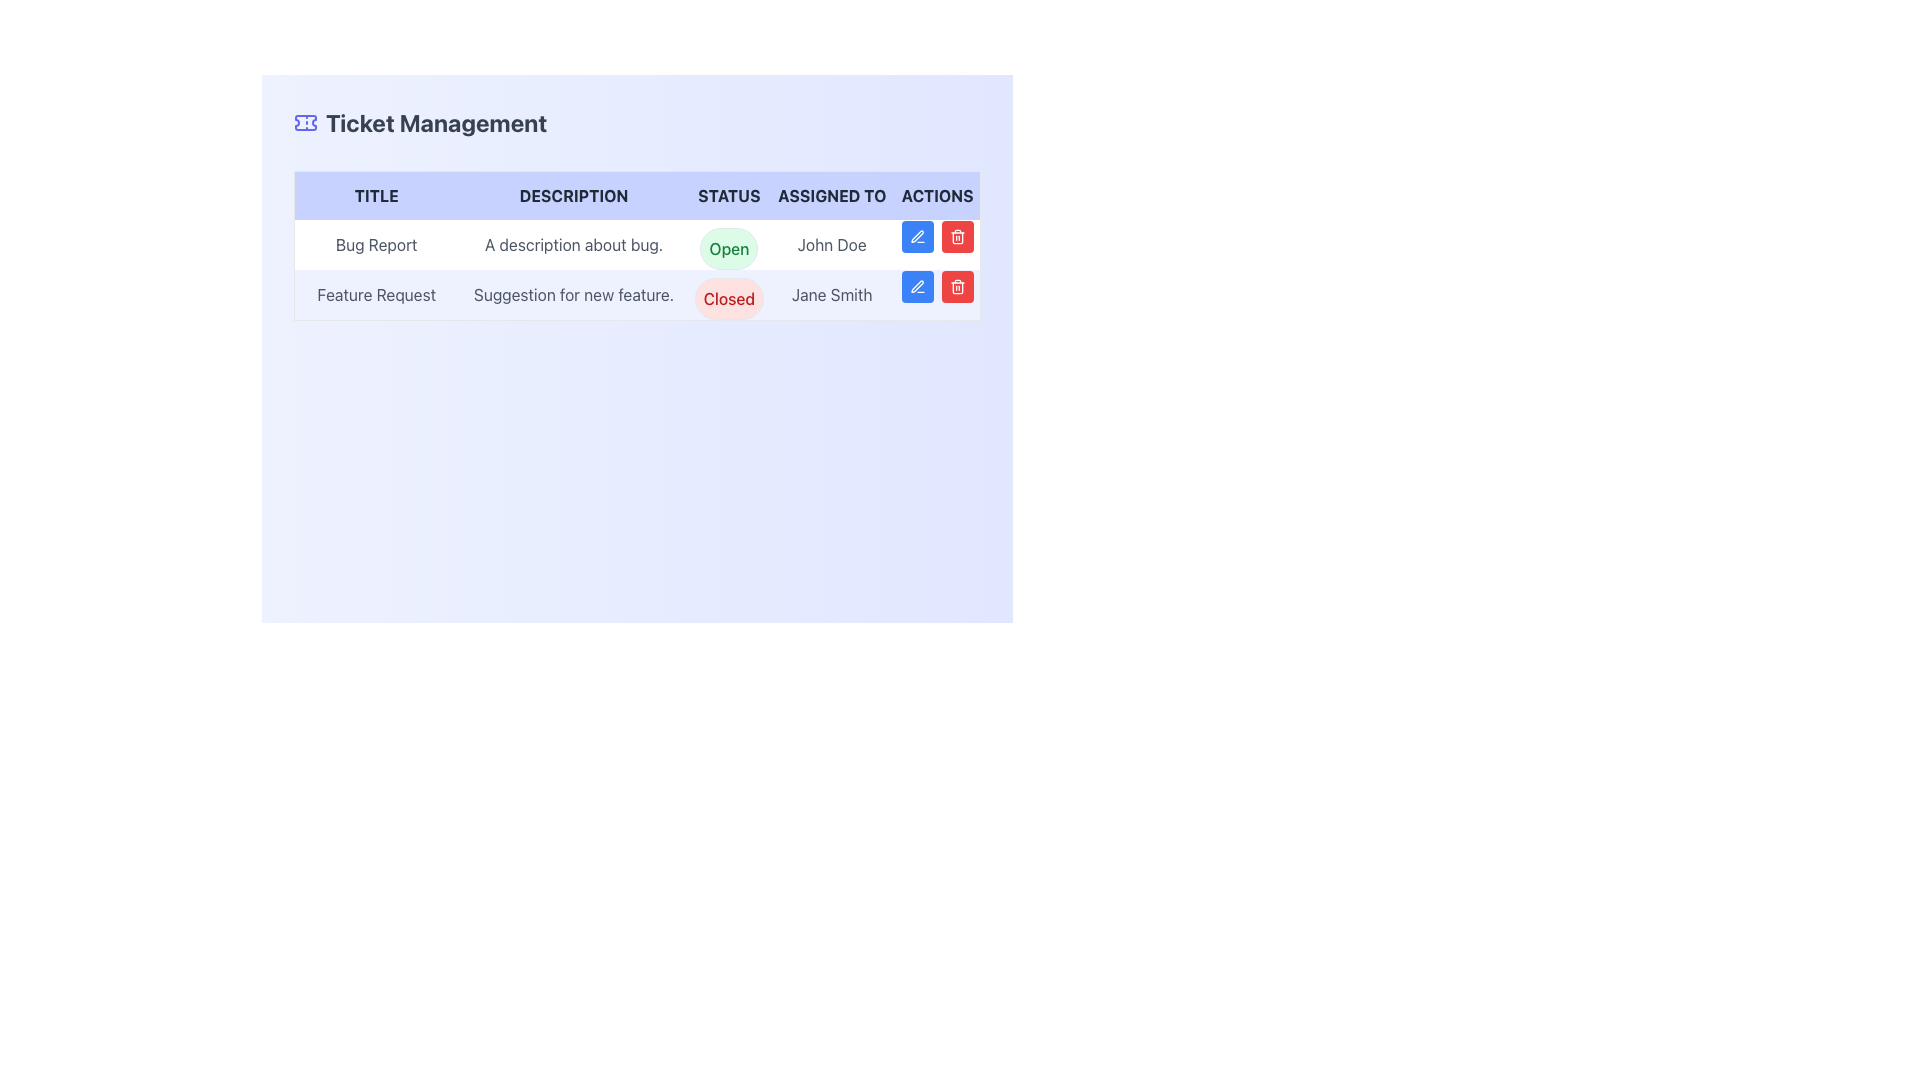  Describe the element at coordinates (376, 195) in the screenshot. I see `the text label 'Title', which is styled in bold uppercase letters and located in the first column of the table header at the top-left corner of the content section` at that location.